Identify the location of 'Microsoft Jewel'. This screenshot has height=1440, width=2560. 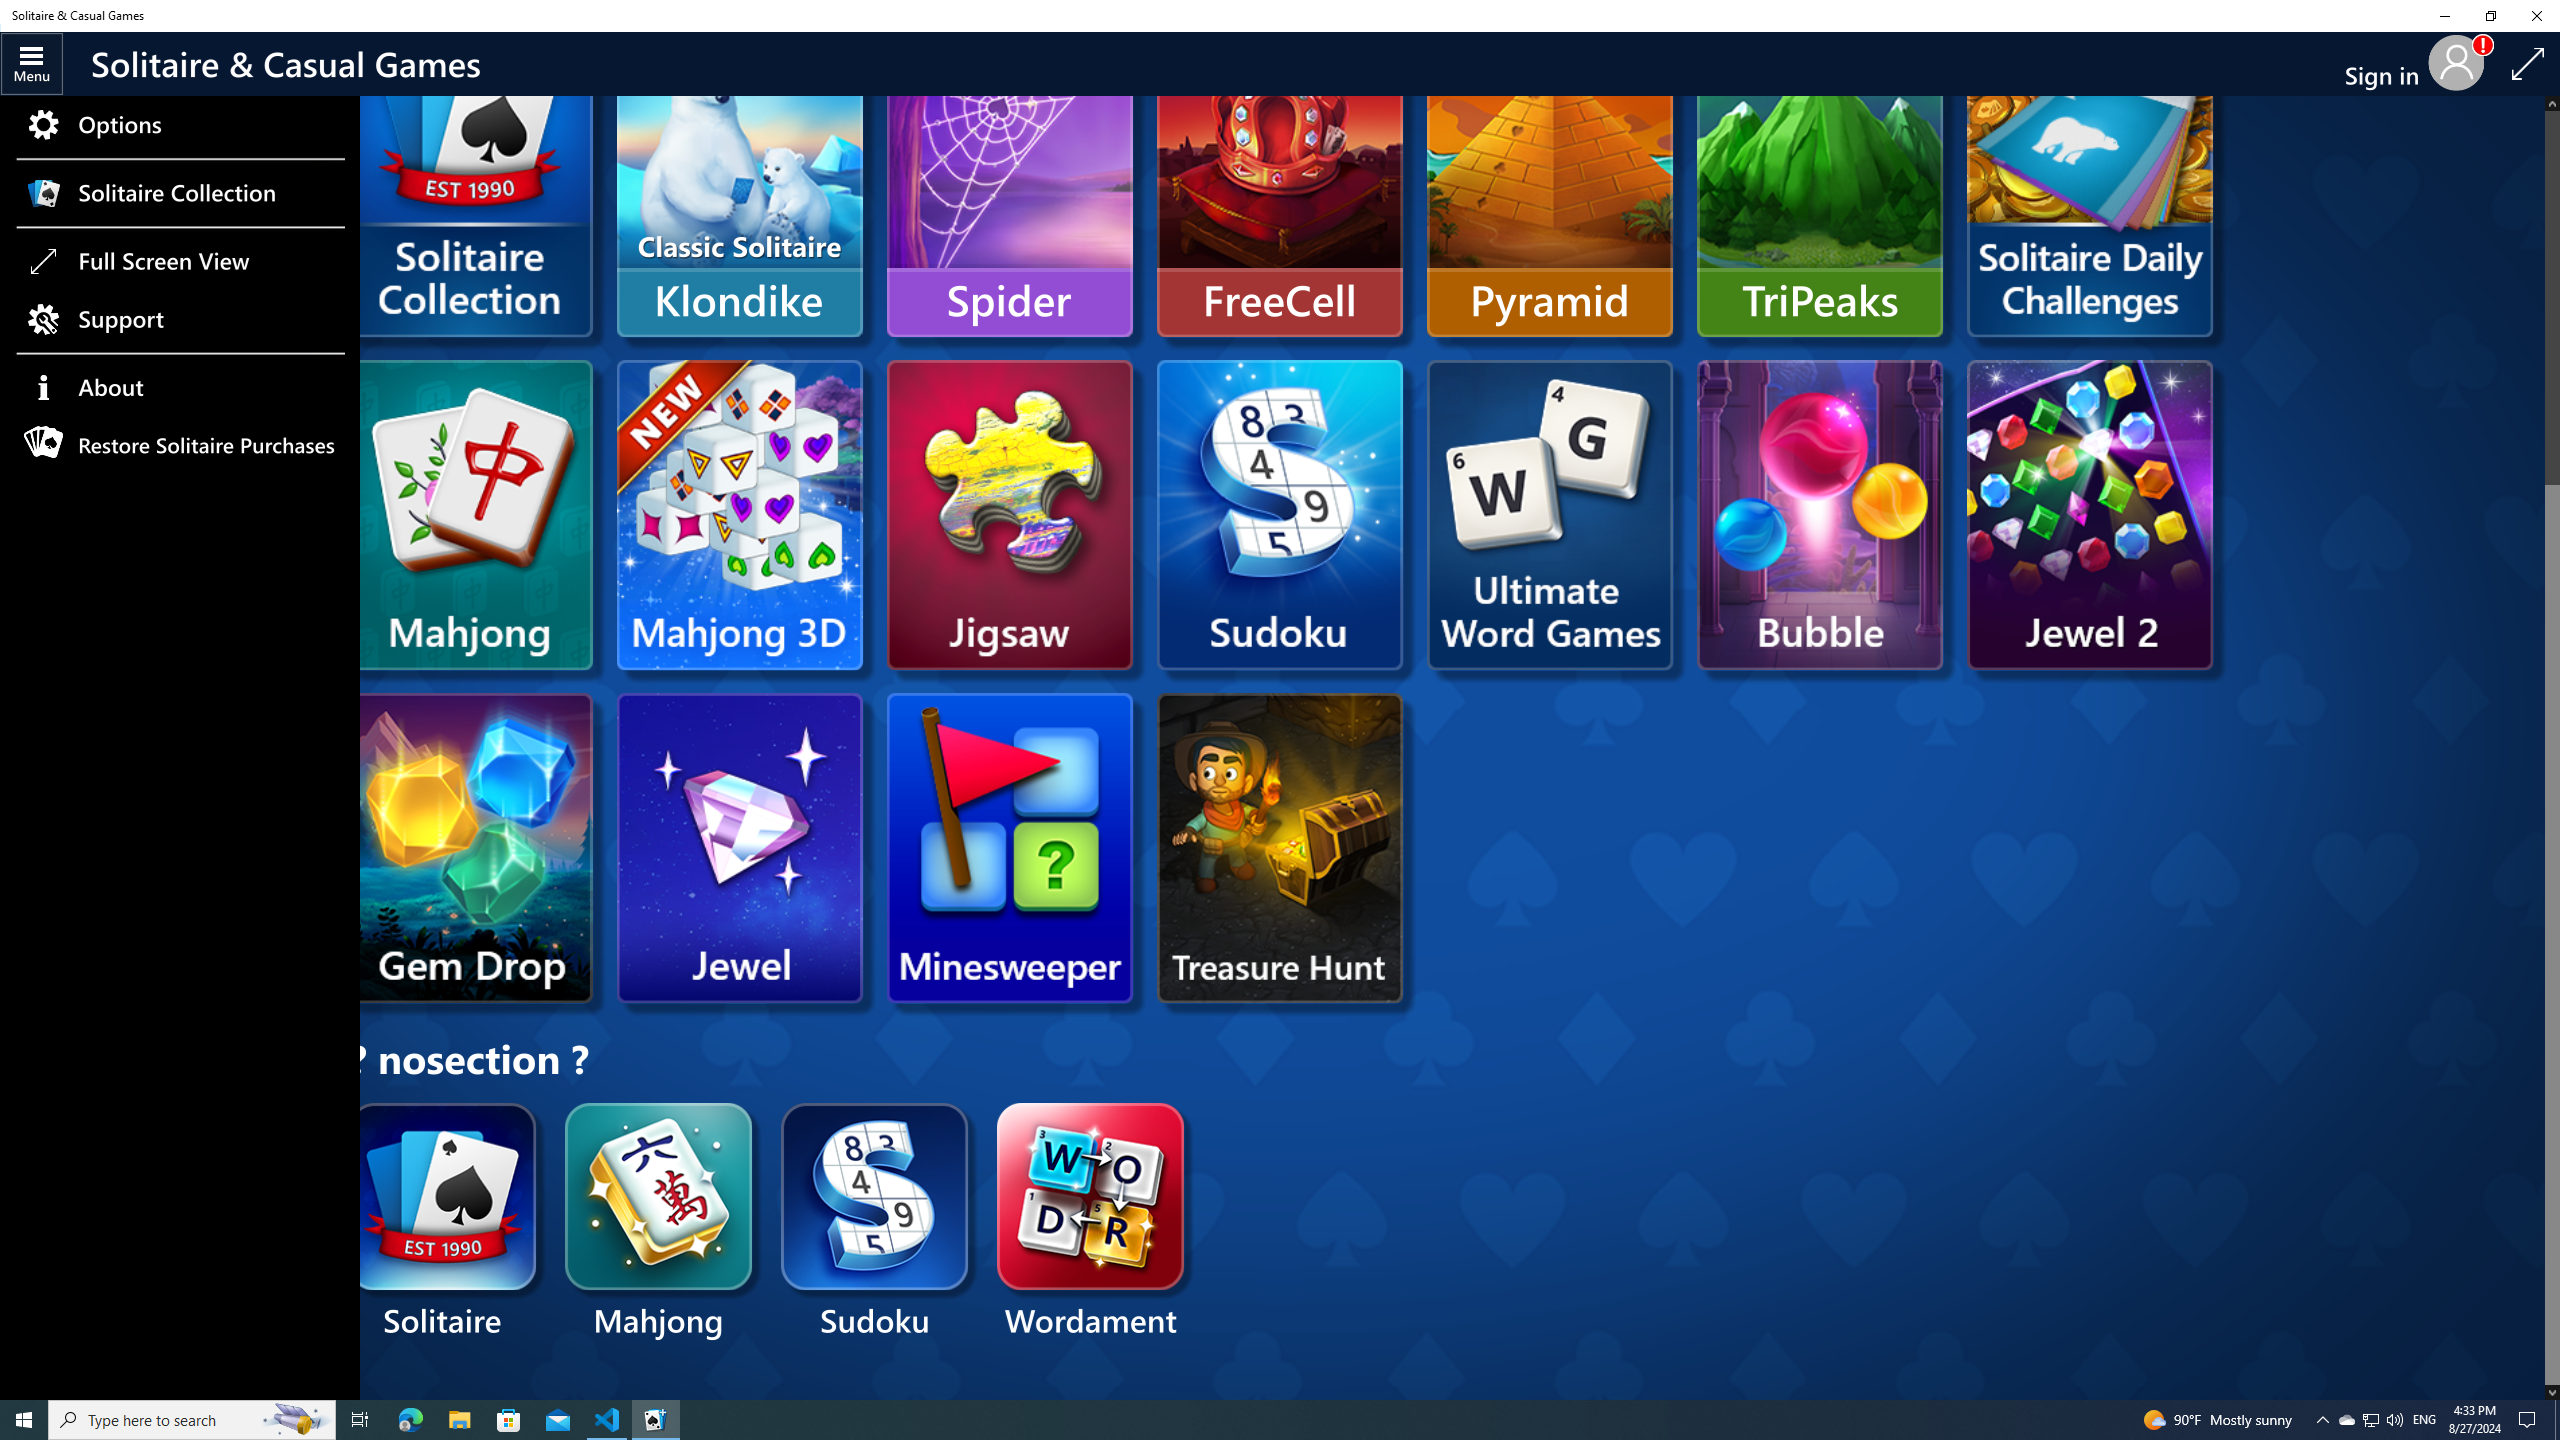
(738, 847).